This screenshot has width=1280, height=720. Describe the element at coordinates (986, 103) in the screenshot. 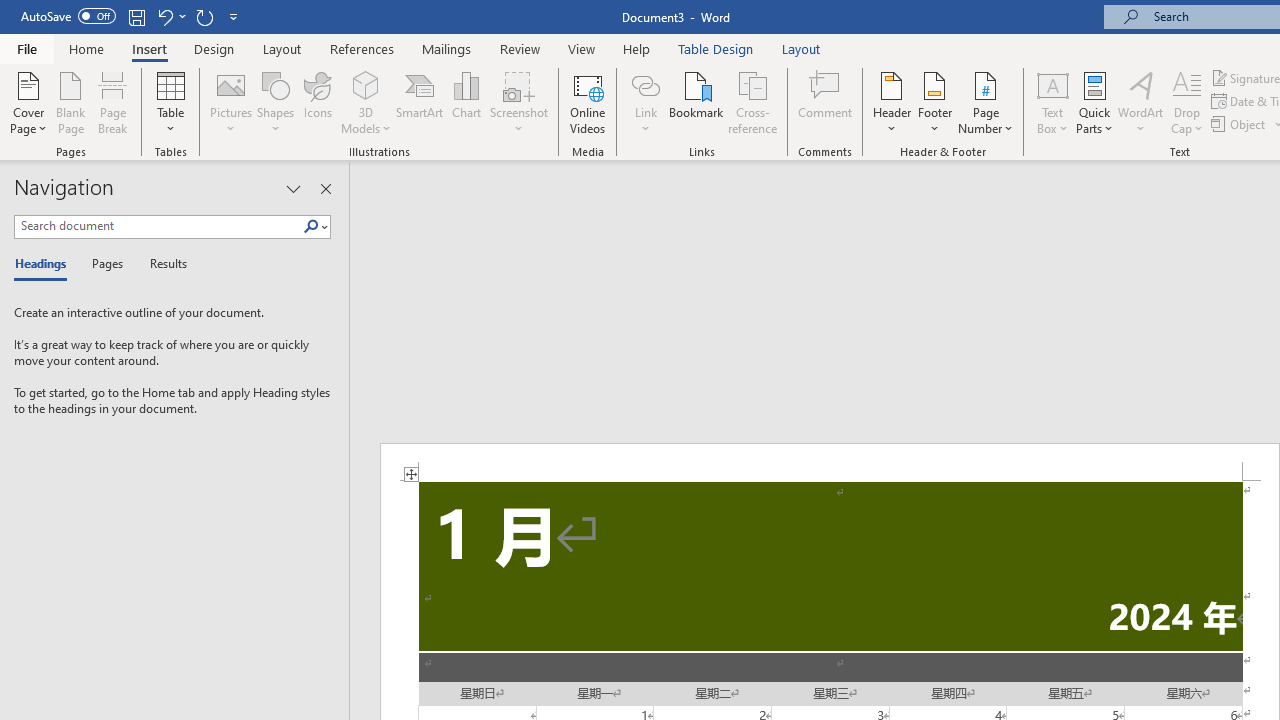

I see `'Page Number'` at that location.